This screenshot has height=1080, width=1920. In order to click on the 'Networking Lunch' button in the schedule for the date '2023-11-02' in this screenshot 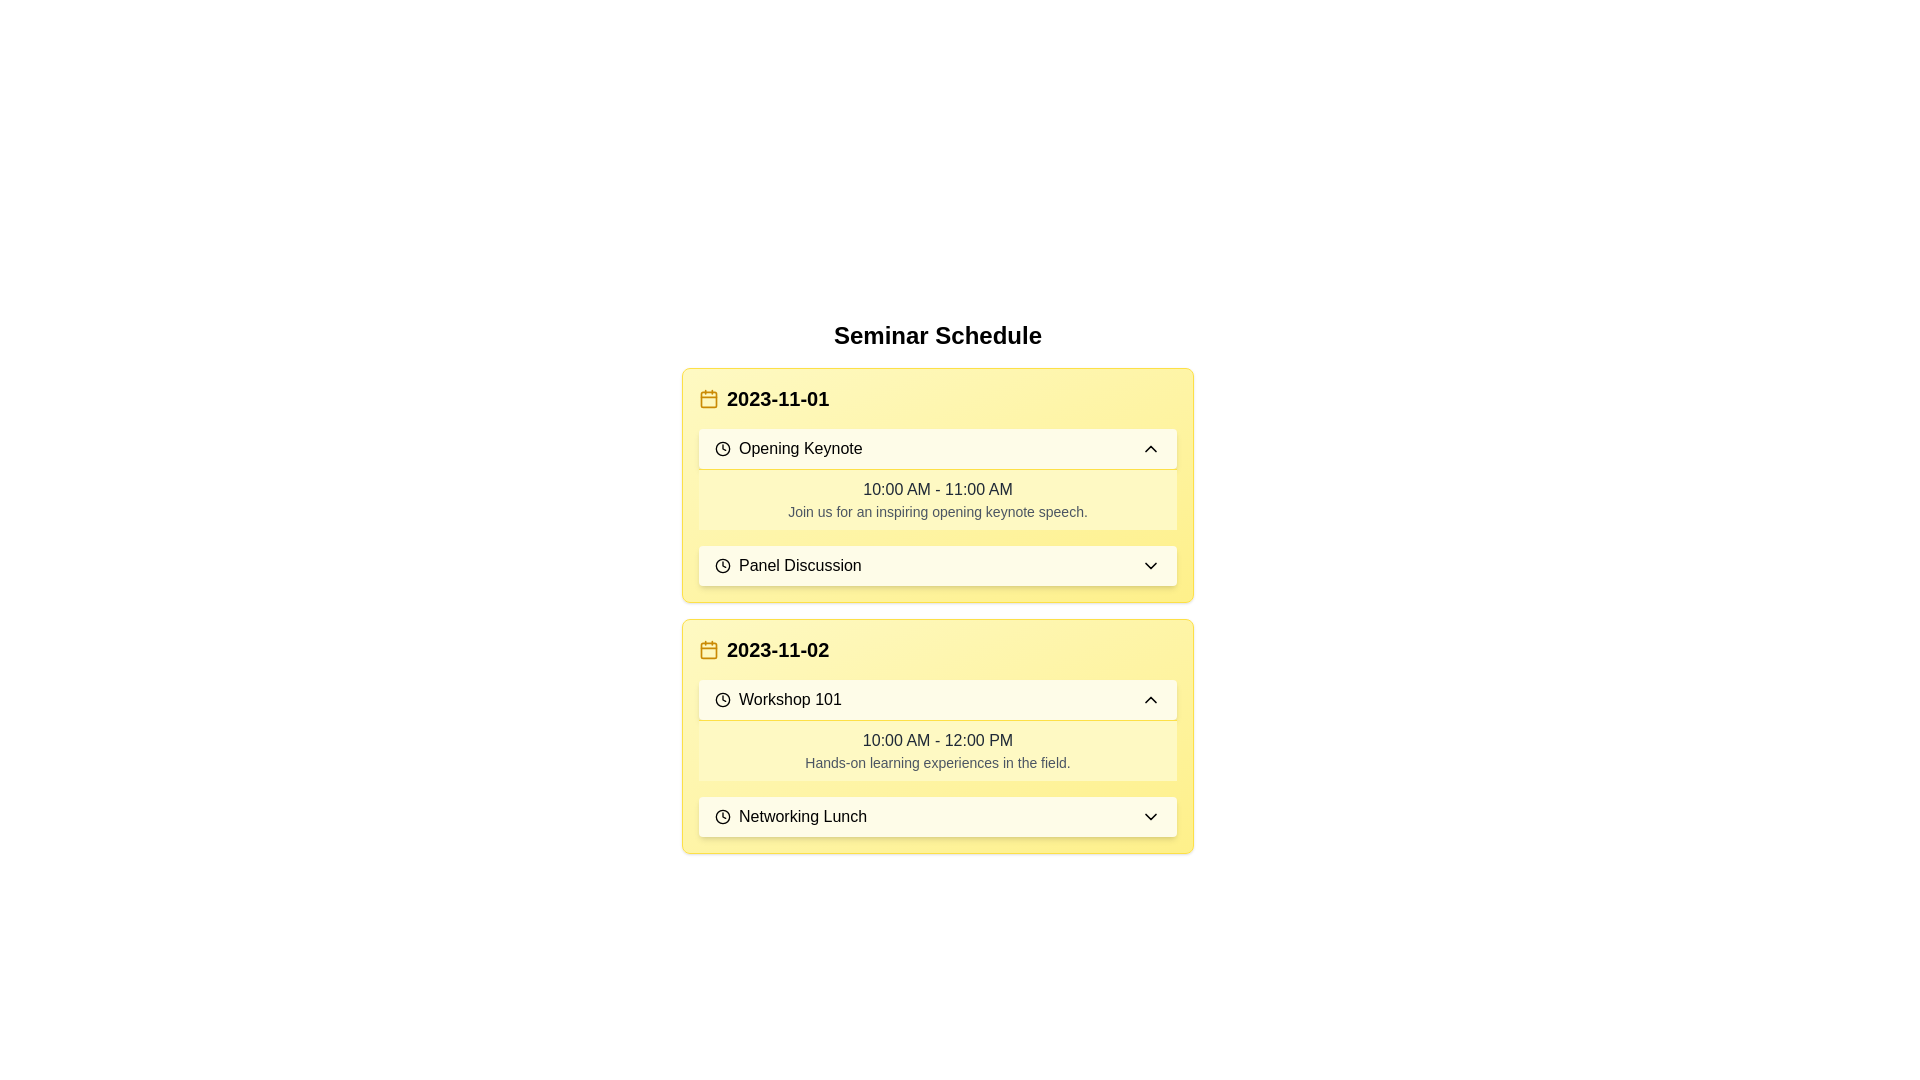, I will do `click(936, 817)`.